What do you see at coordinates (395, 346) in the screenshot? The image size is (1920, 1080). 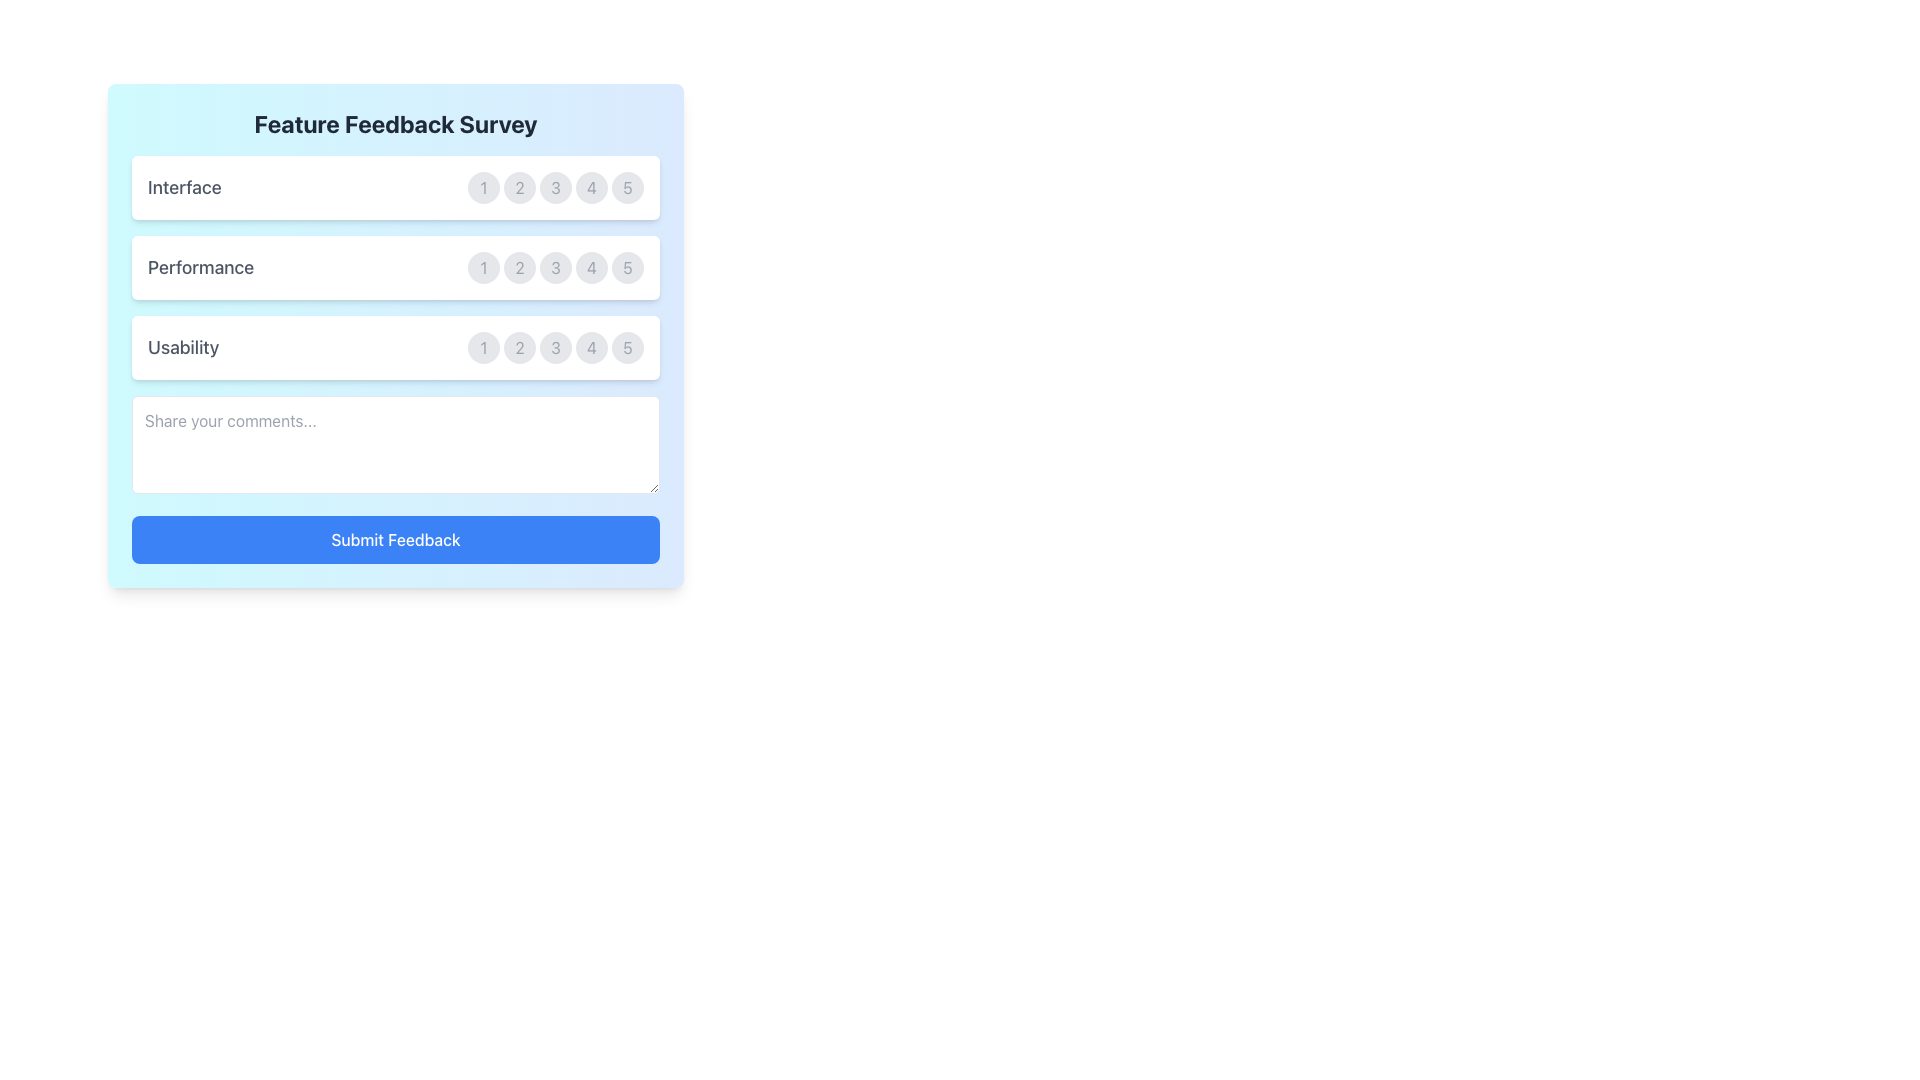 I see `the circular buttons of the Usability rating item group, which is the third feedback category in the vertical feedback form` at bounding box center [395, 346].